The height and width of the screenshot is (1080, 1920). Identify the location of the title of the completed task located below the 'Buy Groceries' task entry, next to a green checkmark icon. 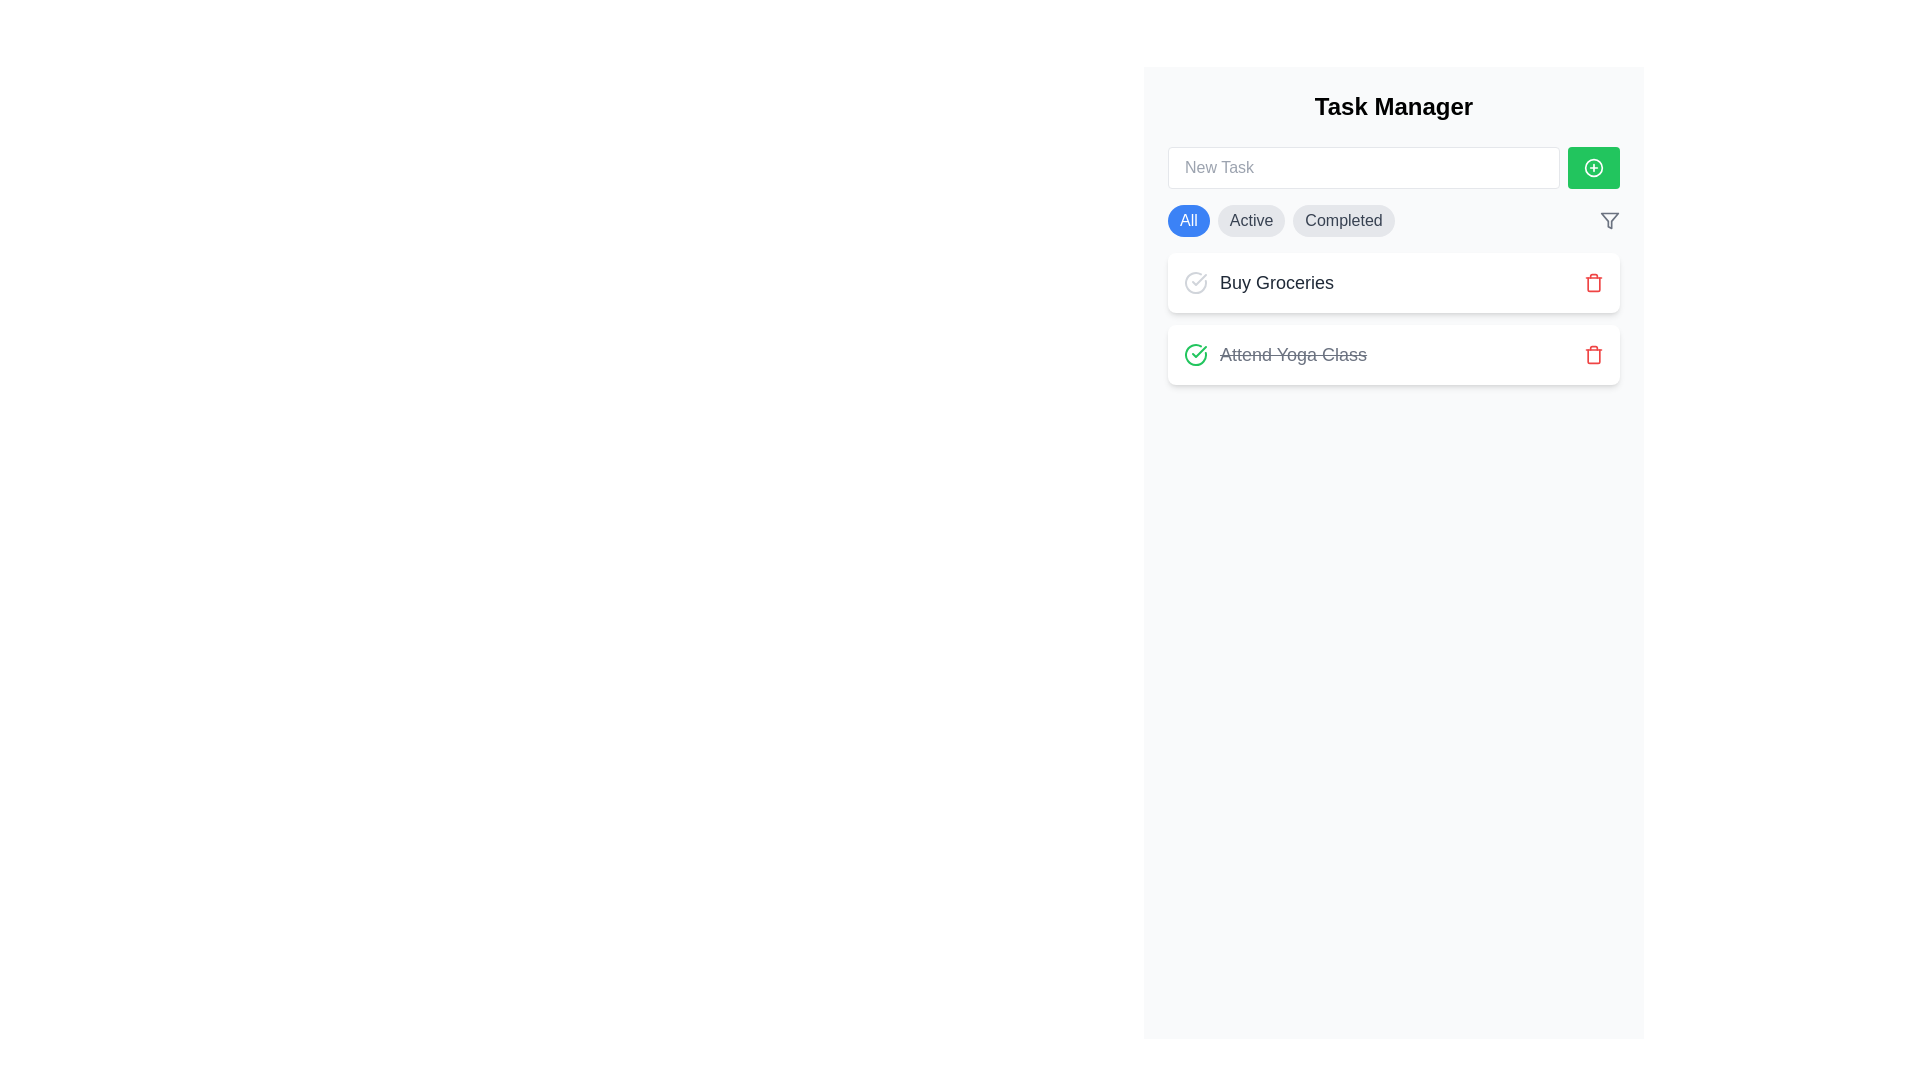
(1293, 353).